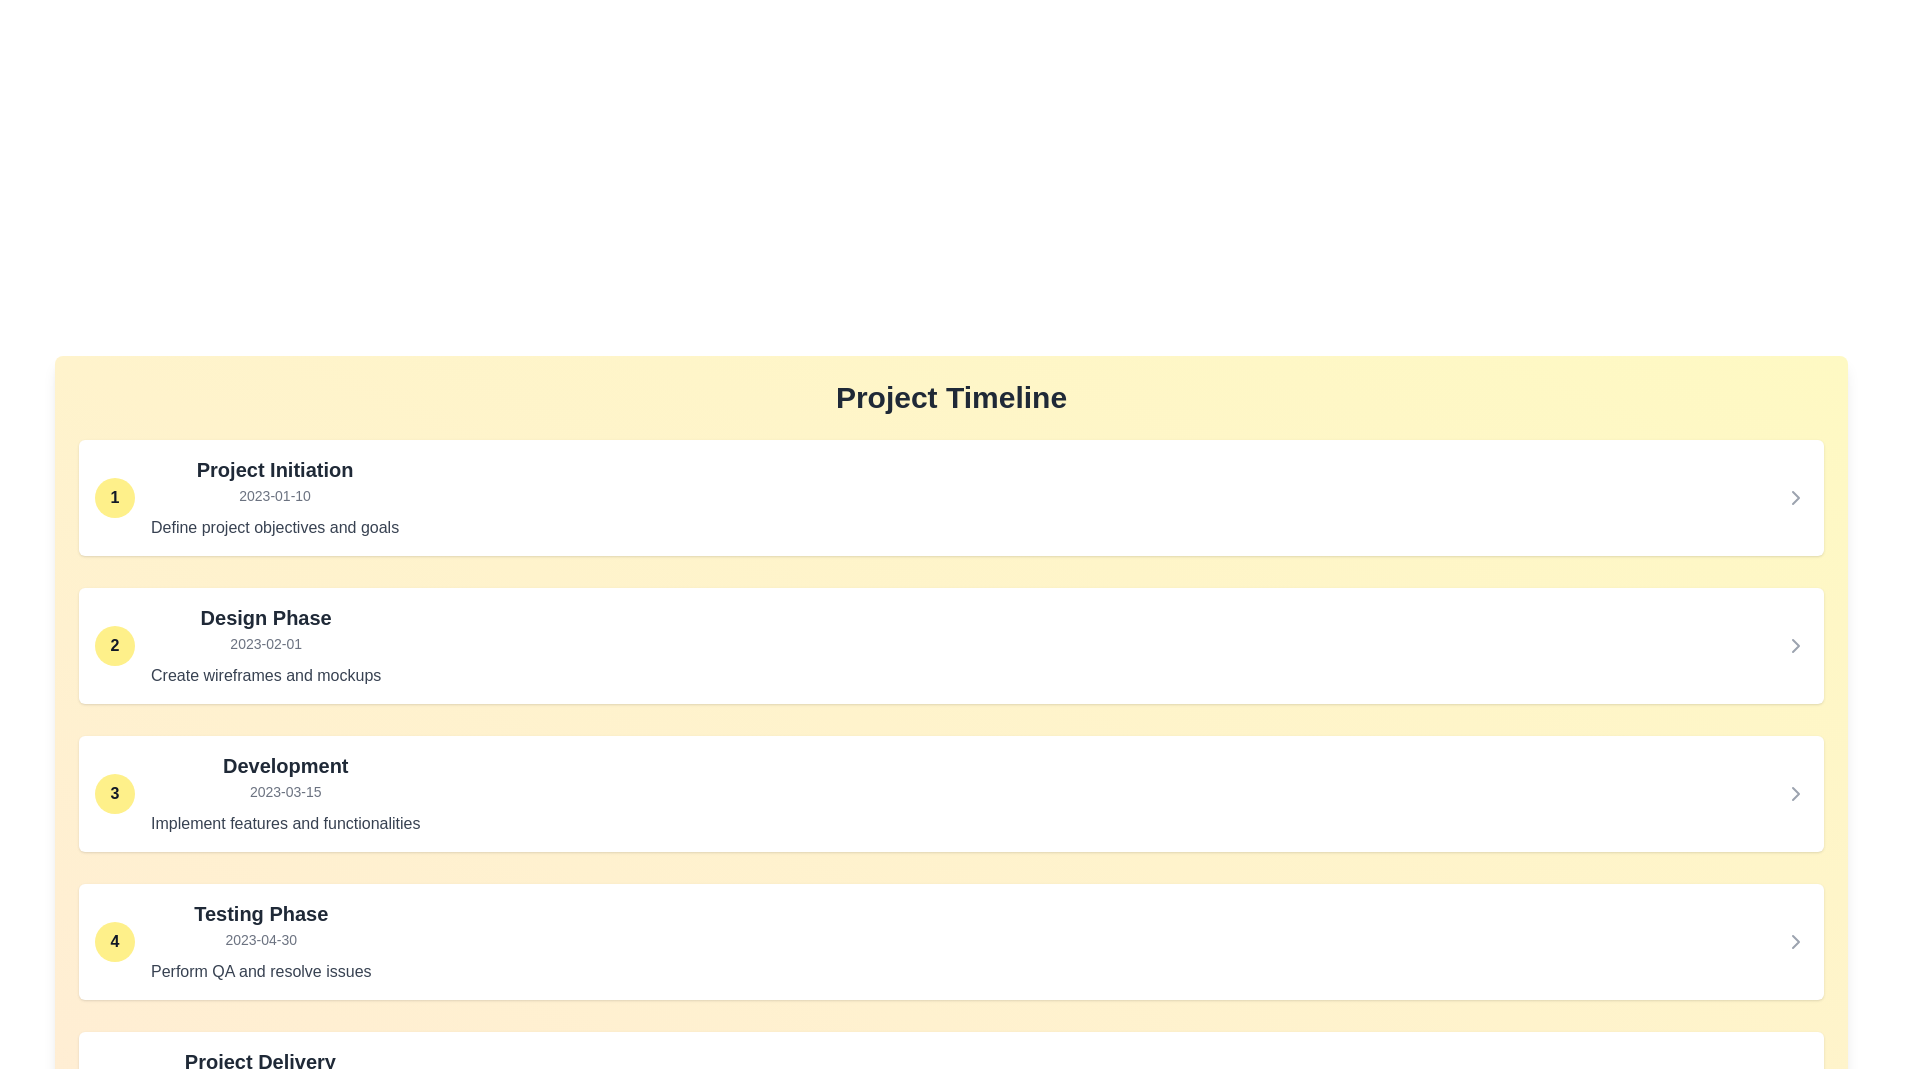 This screenshot has height=1080, width=1920. I want to click on the Chevron Right icon at the end of the Project Initiation card in the Project Timeline section, so click(1795, 496).